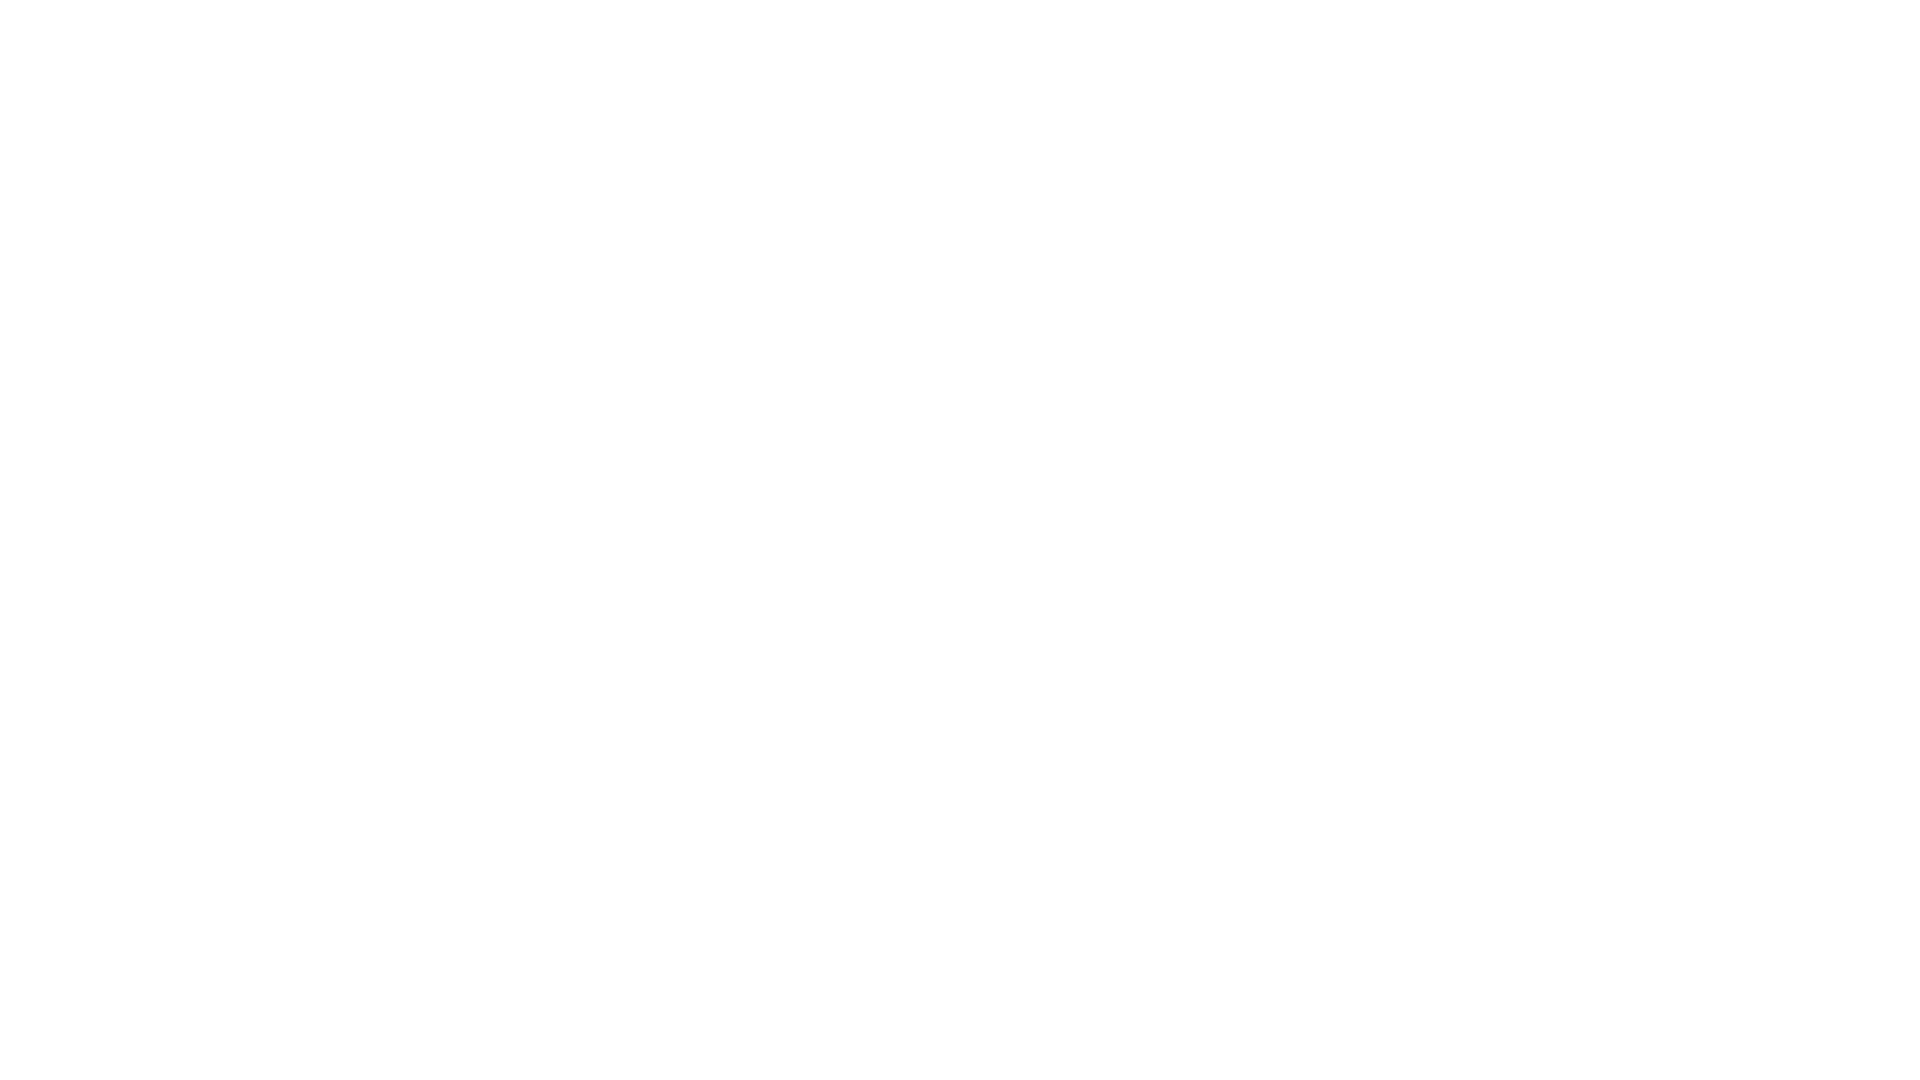  Describe the element at coordinates (1551, 486) in the screenshot. I see `TYPE` at that location.